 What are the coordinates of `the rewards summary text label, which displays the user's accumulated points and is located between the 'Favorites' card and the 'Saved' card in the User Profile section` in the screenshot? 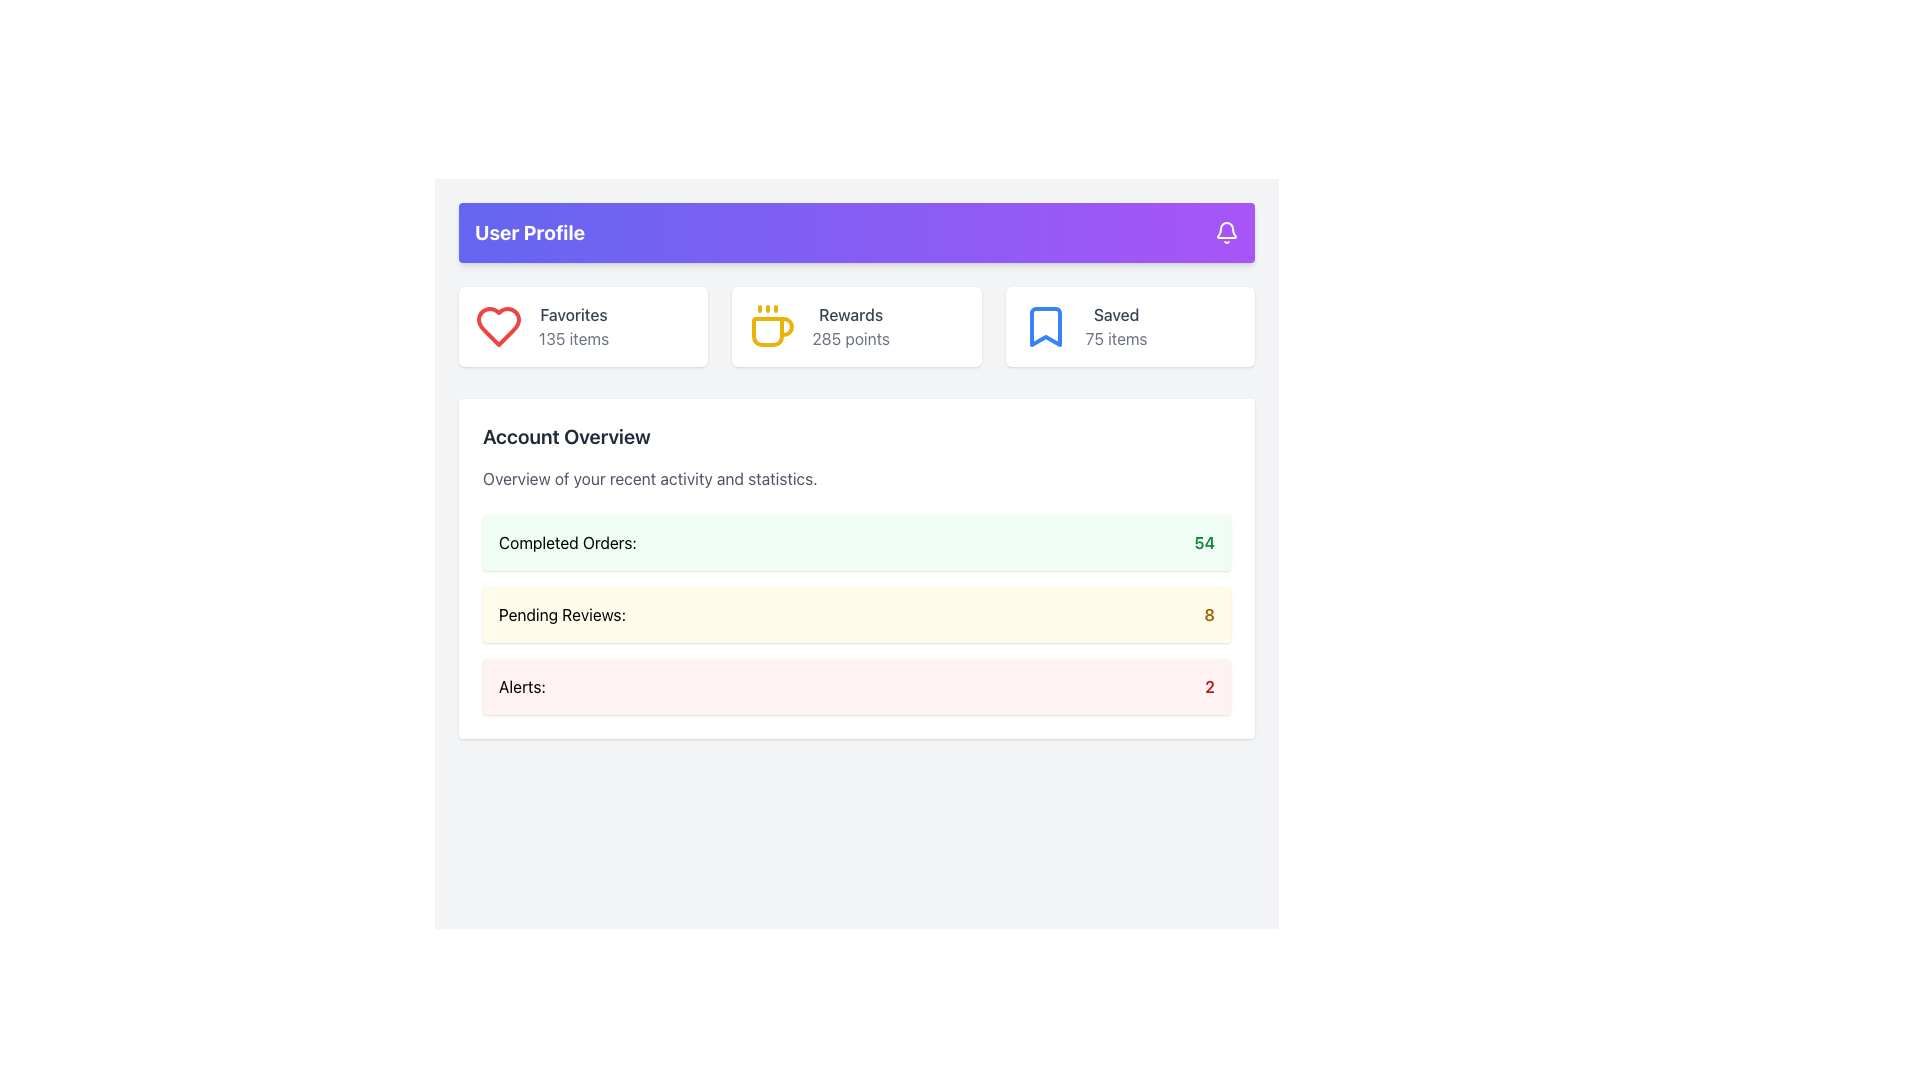 It's located at (851, 326).